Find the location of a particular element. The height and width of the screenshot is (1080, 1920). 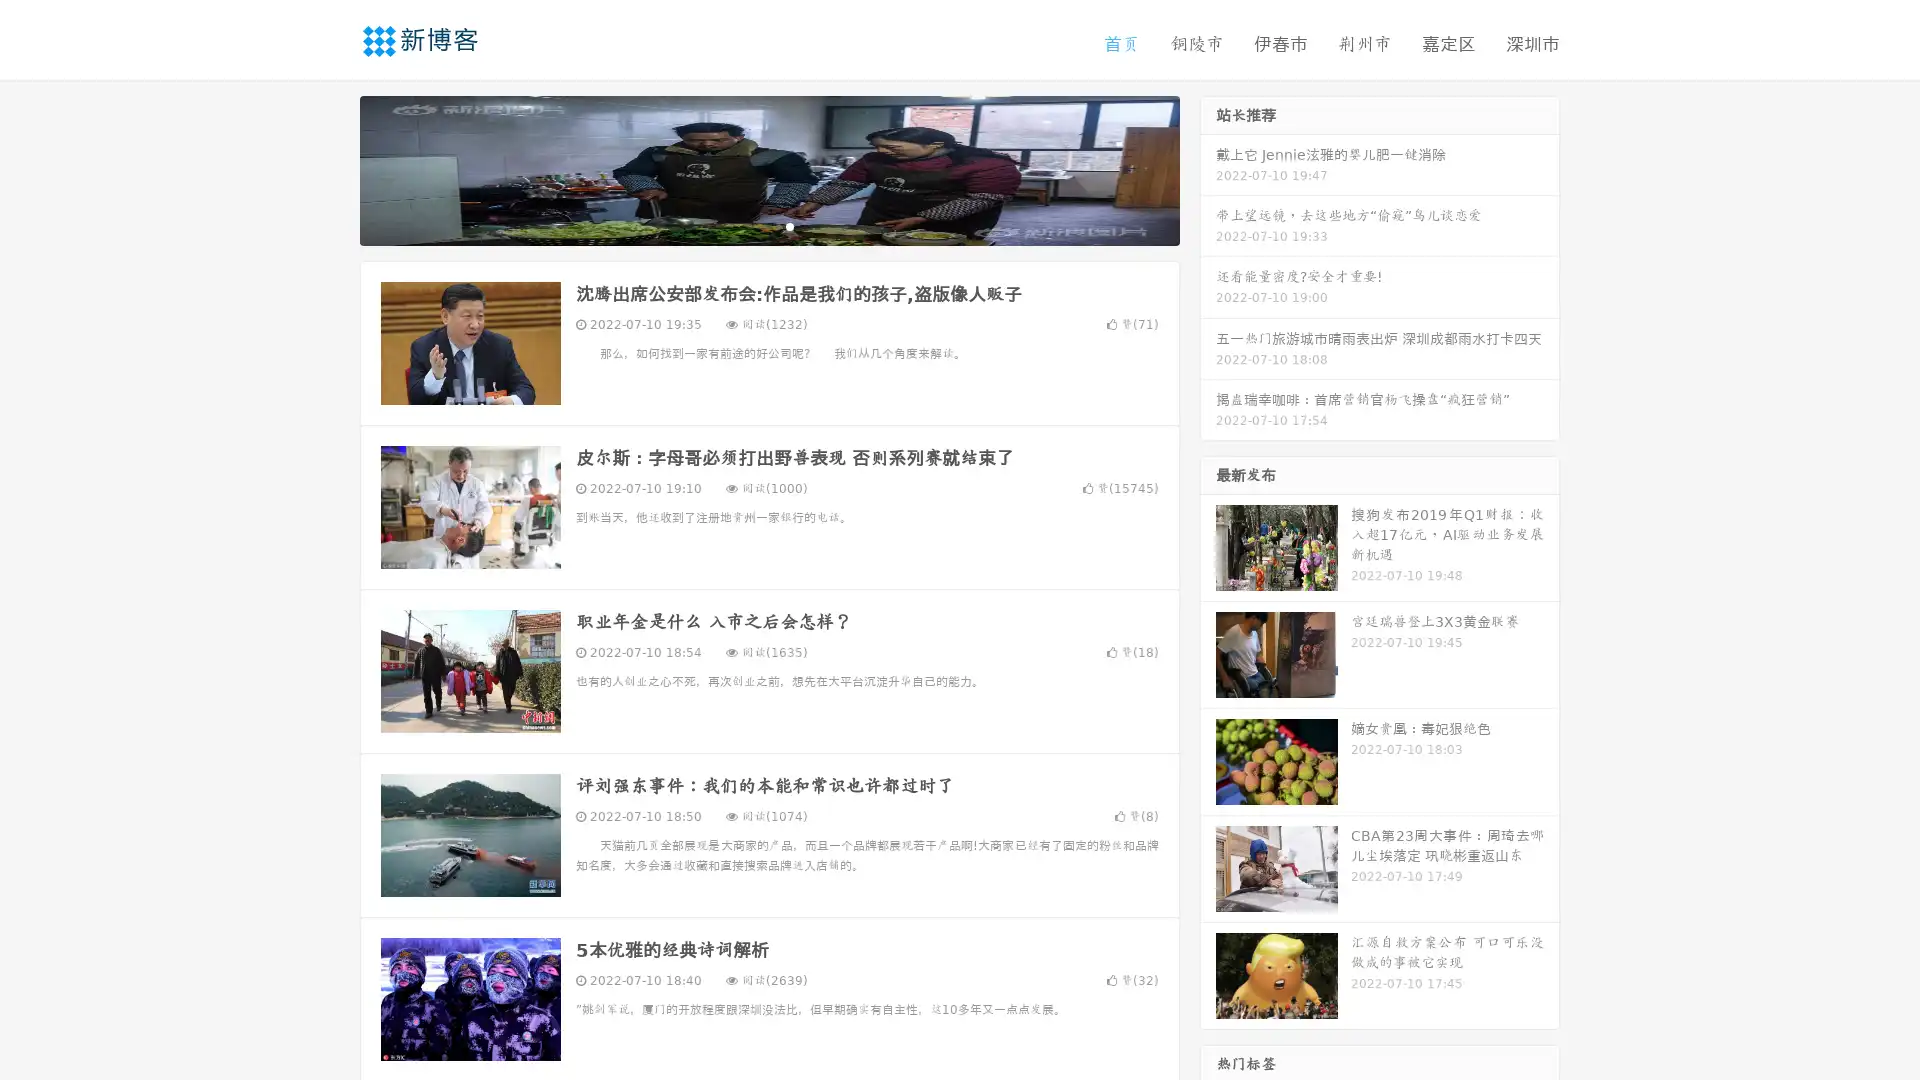

Go to slide 1 is located at coordinates (748, 225).